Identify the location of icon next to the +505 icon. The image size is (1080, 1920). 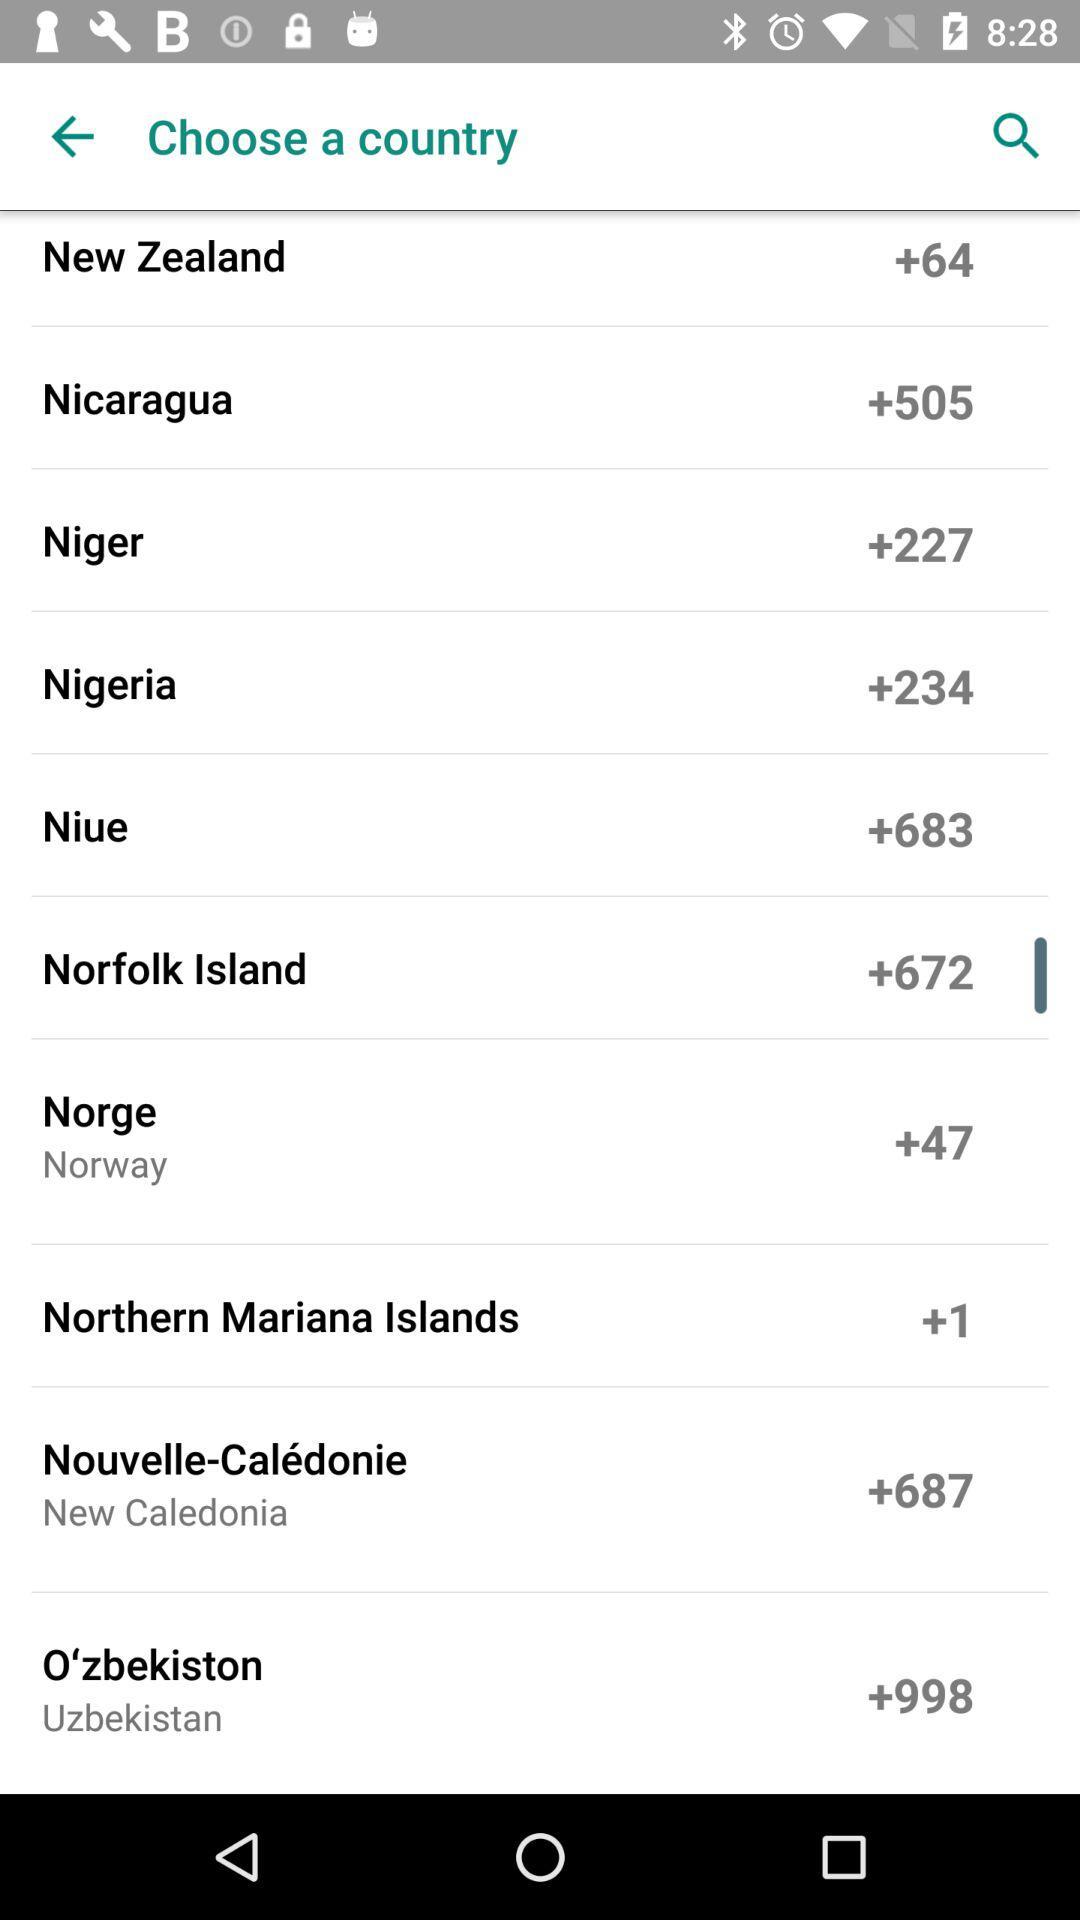
(136, 397).